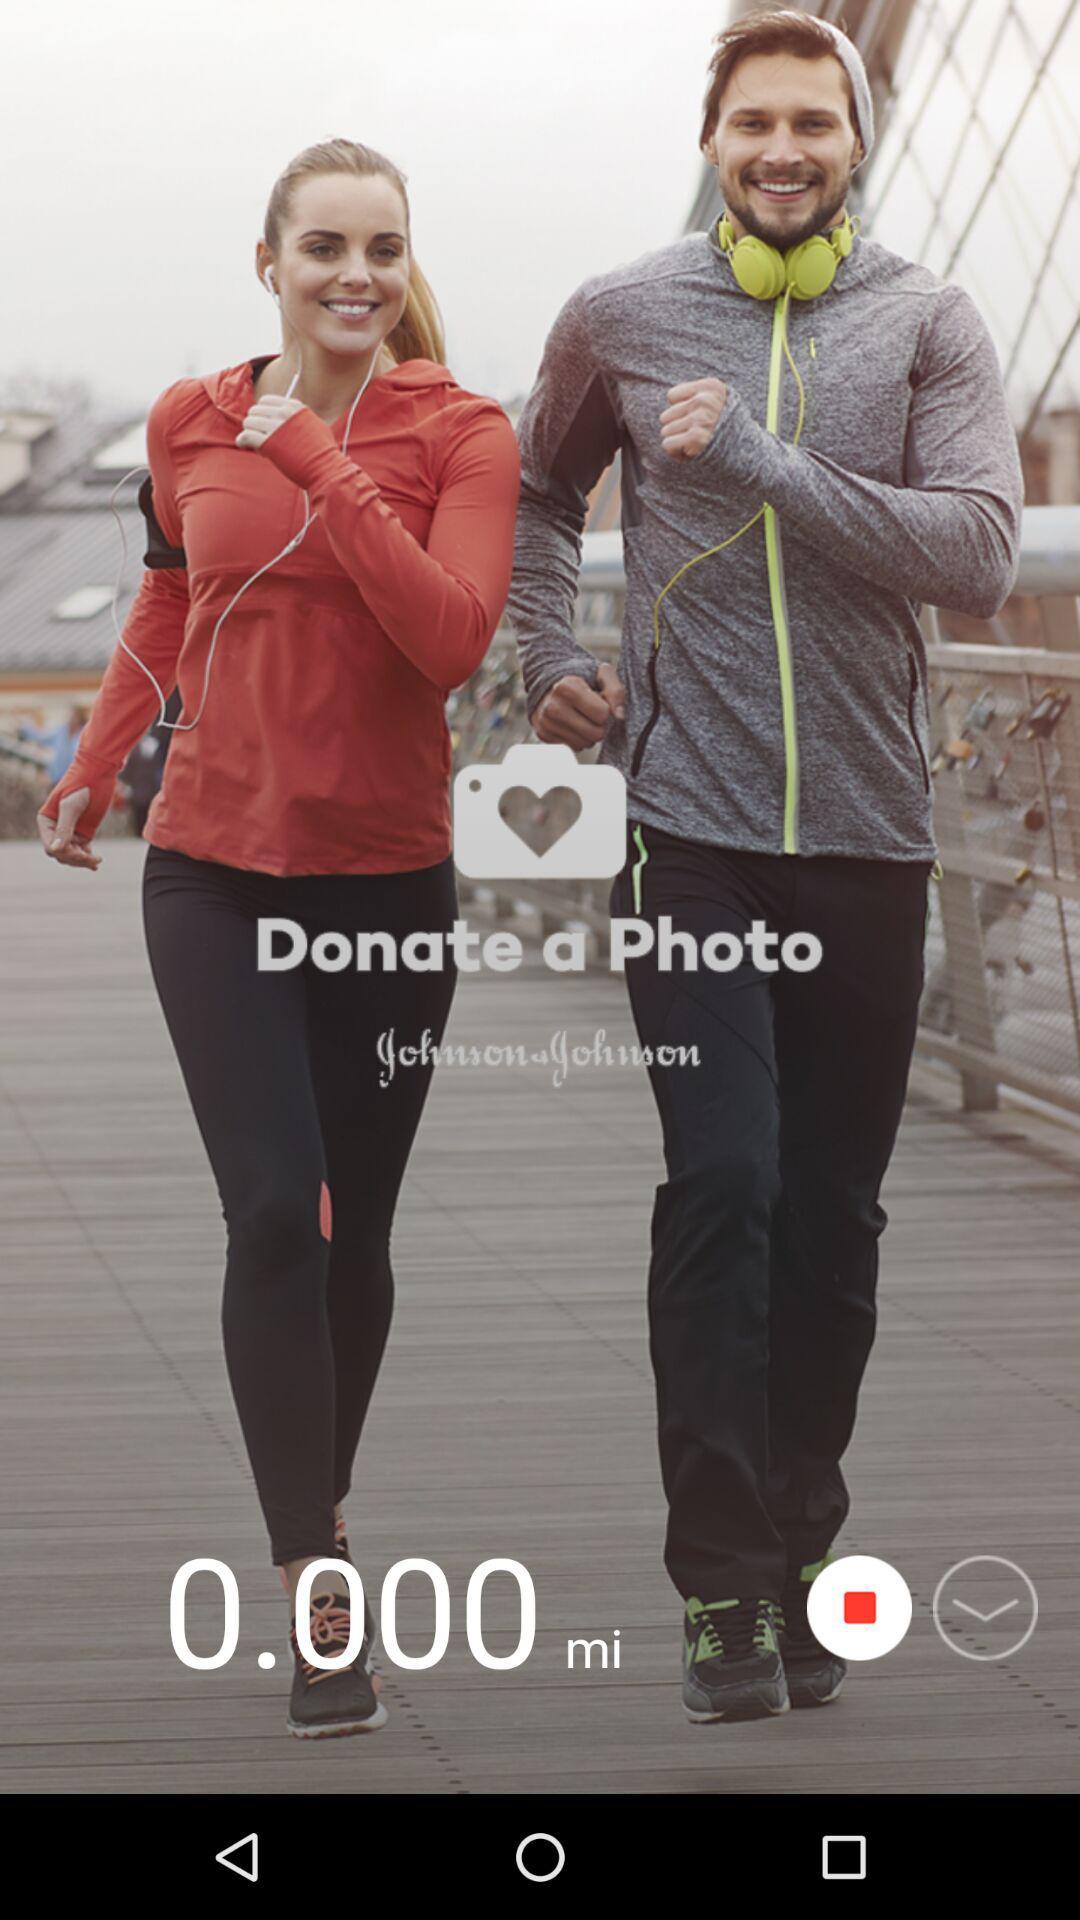 This screenshot has width=1080, height=1920. I want to click on start or stop counting steps, so click(858, 1608).